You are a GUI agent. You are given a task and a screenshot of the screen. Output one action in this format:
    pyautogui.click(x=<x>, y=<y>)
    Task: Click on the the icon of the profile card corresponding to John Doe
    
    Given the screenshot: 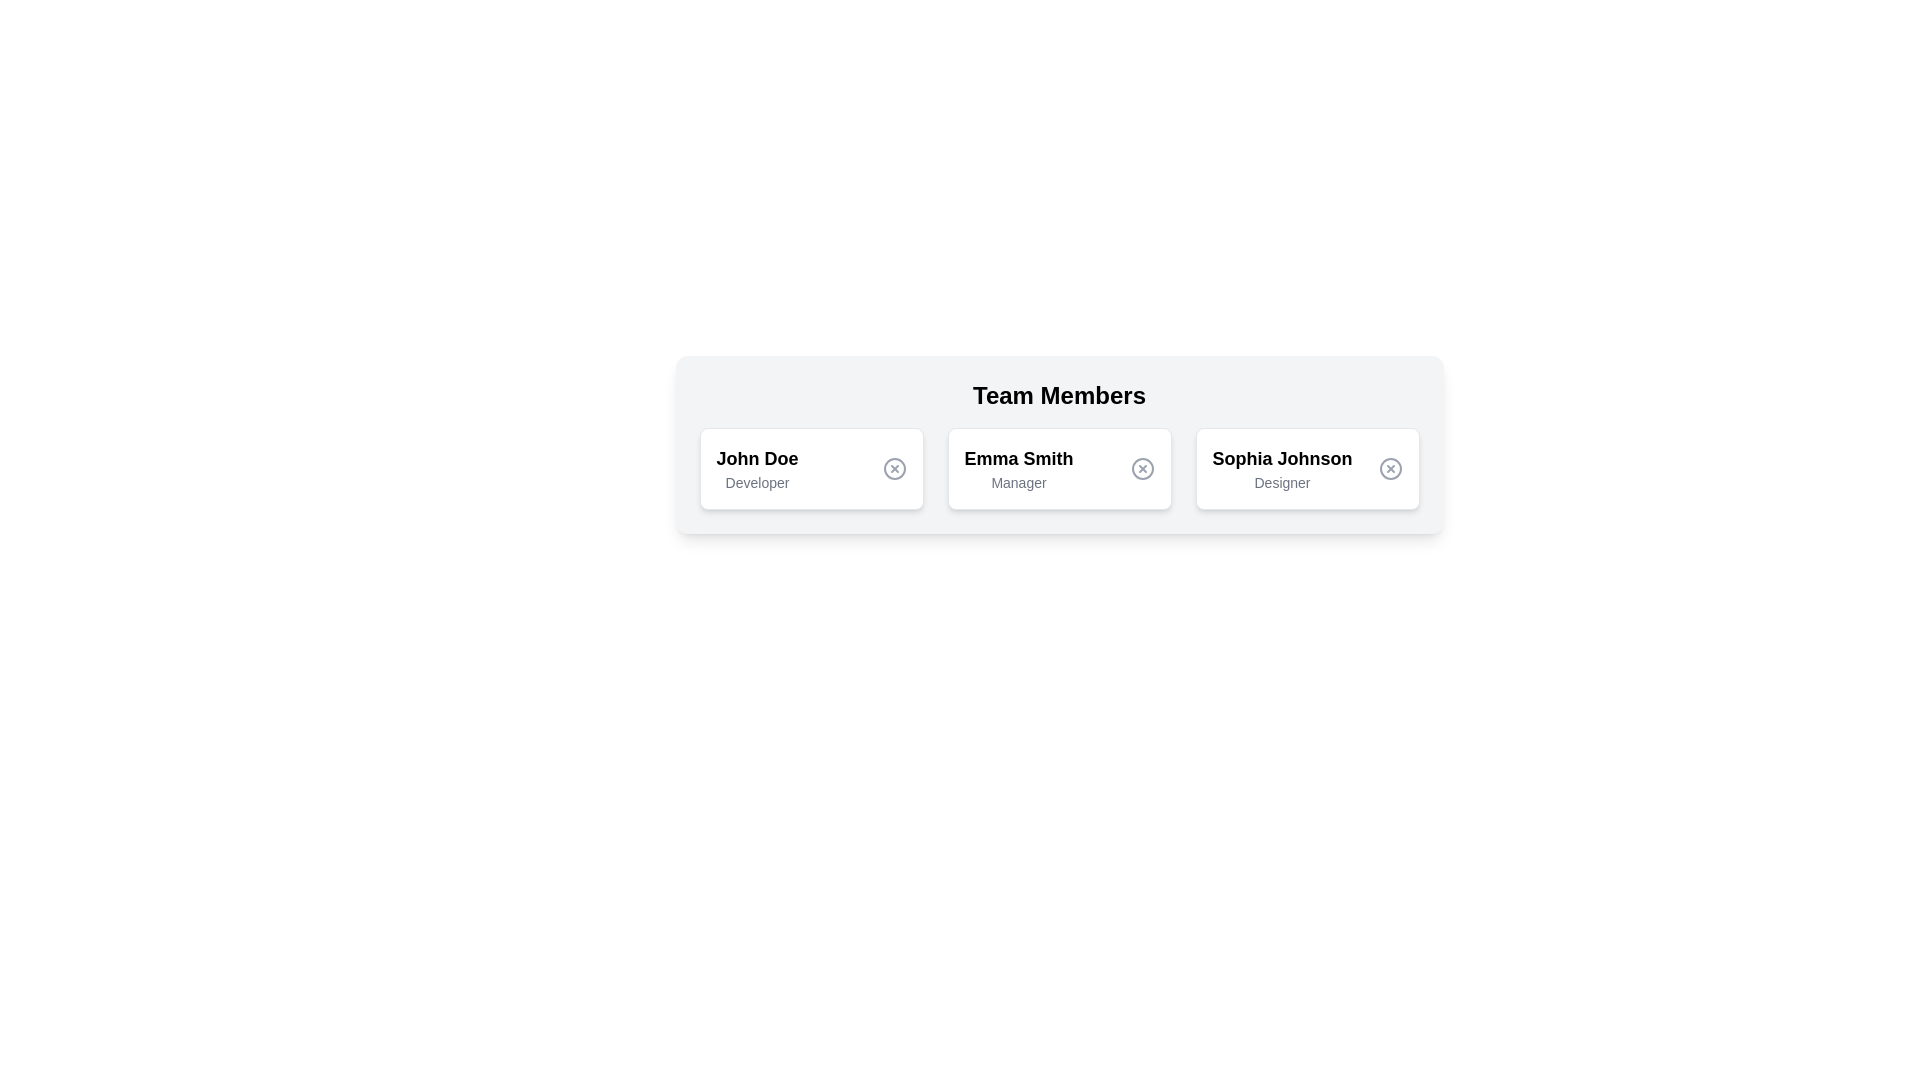 What is the action you would take?
    pyautogui.click(x=893, y=469)
    